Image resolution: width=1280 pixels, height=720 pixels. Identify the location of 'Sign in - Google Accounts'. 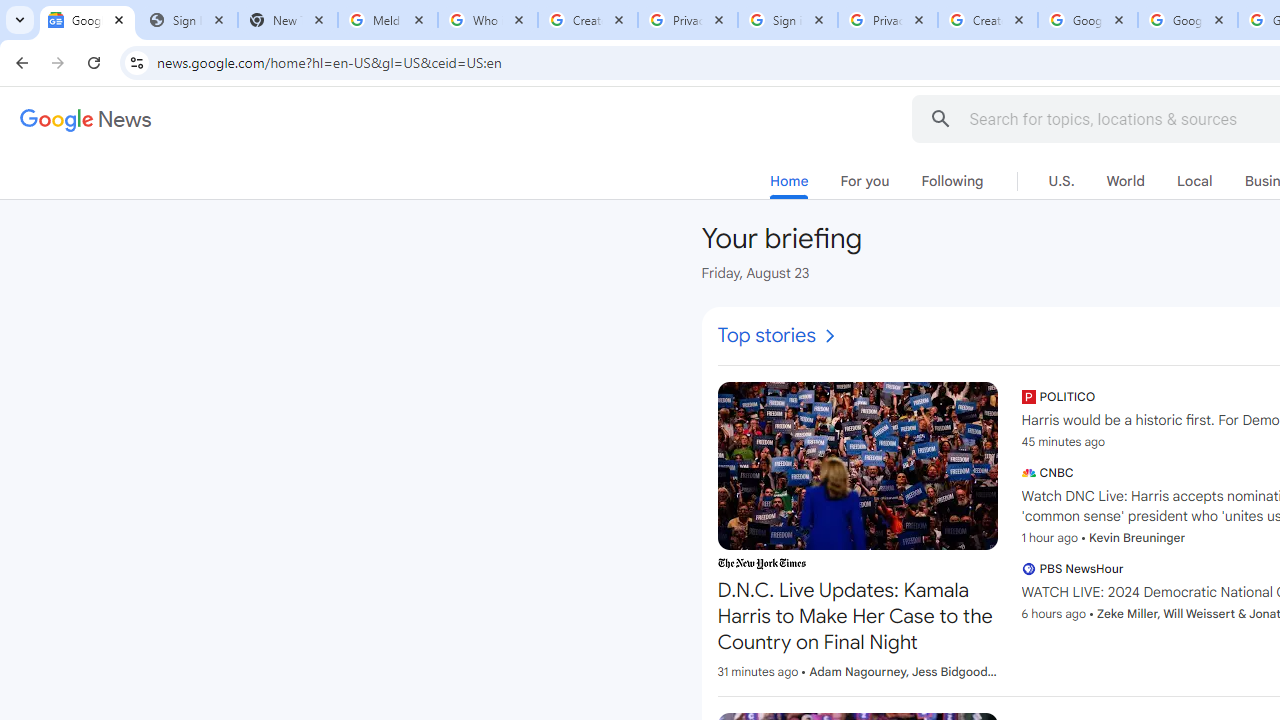
(787, 20).